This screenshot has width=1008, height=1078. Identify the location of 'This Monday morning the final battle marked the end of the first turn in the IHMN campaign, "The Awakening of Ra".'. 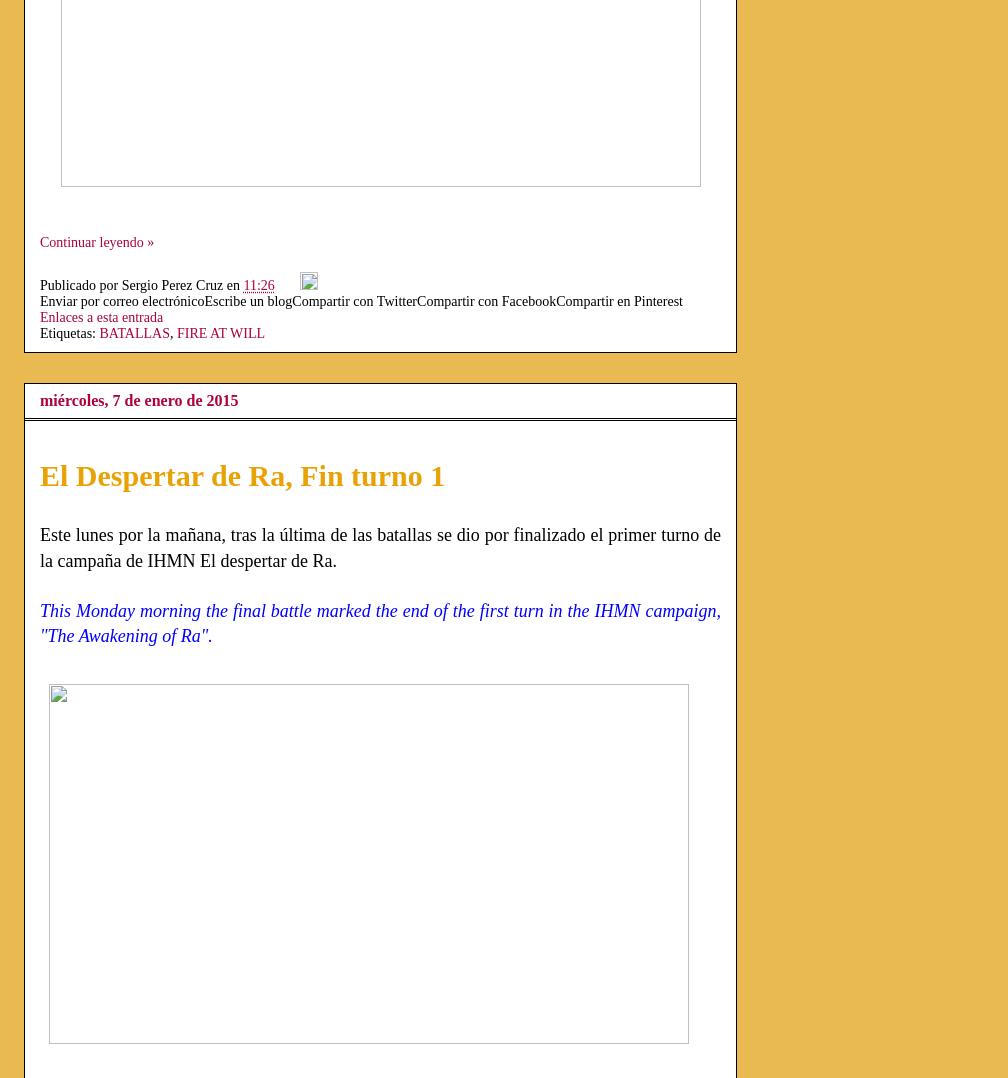
(380, 621).